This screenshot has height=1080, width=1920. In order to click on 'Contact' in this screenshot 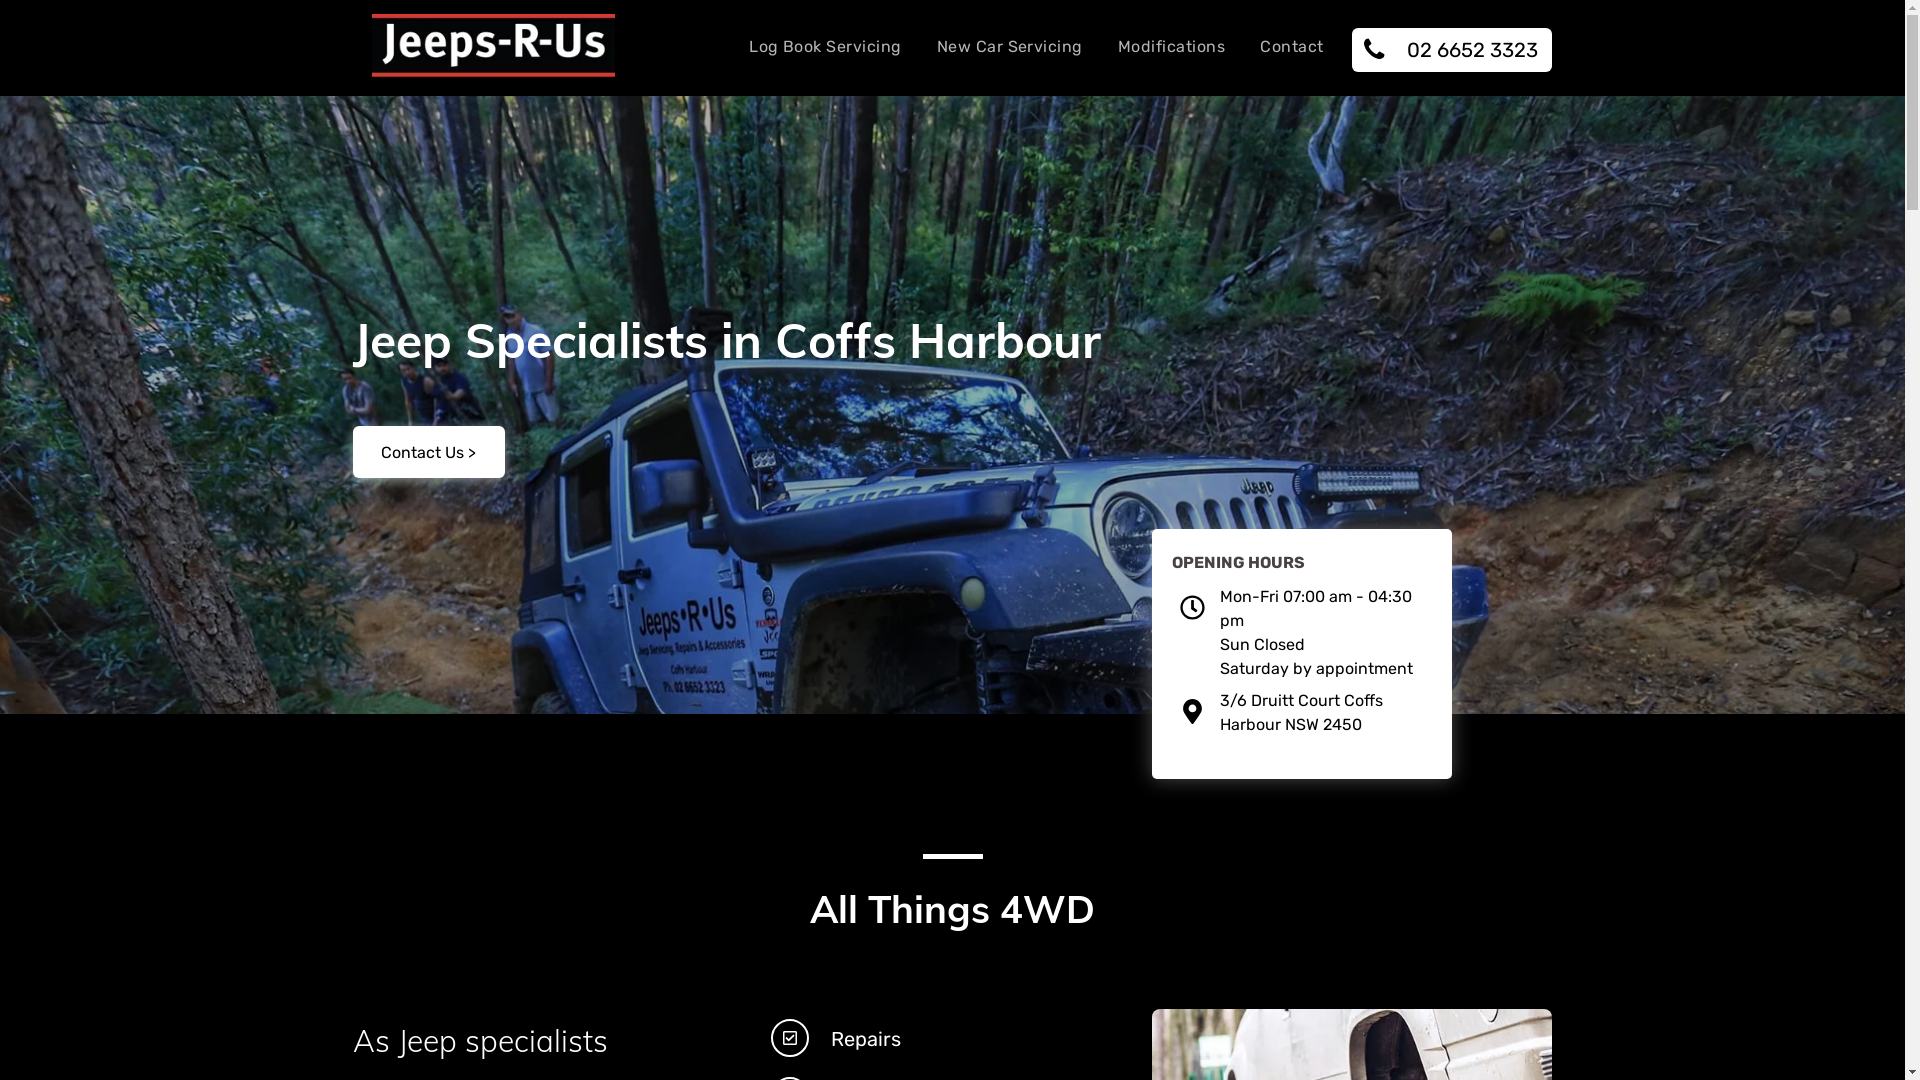, I will do `click(1291, 45)`.